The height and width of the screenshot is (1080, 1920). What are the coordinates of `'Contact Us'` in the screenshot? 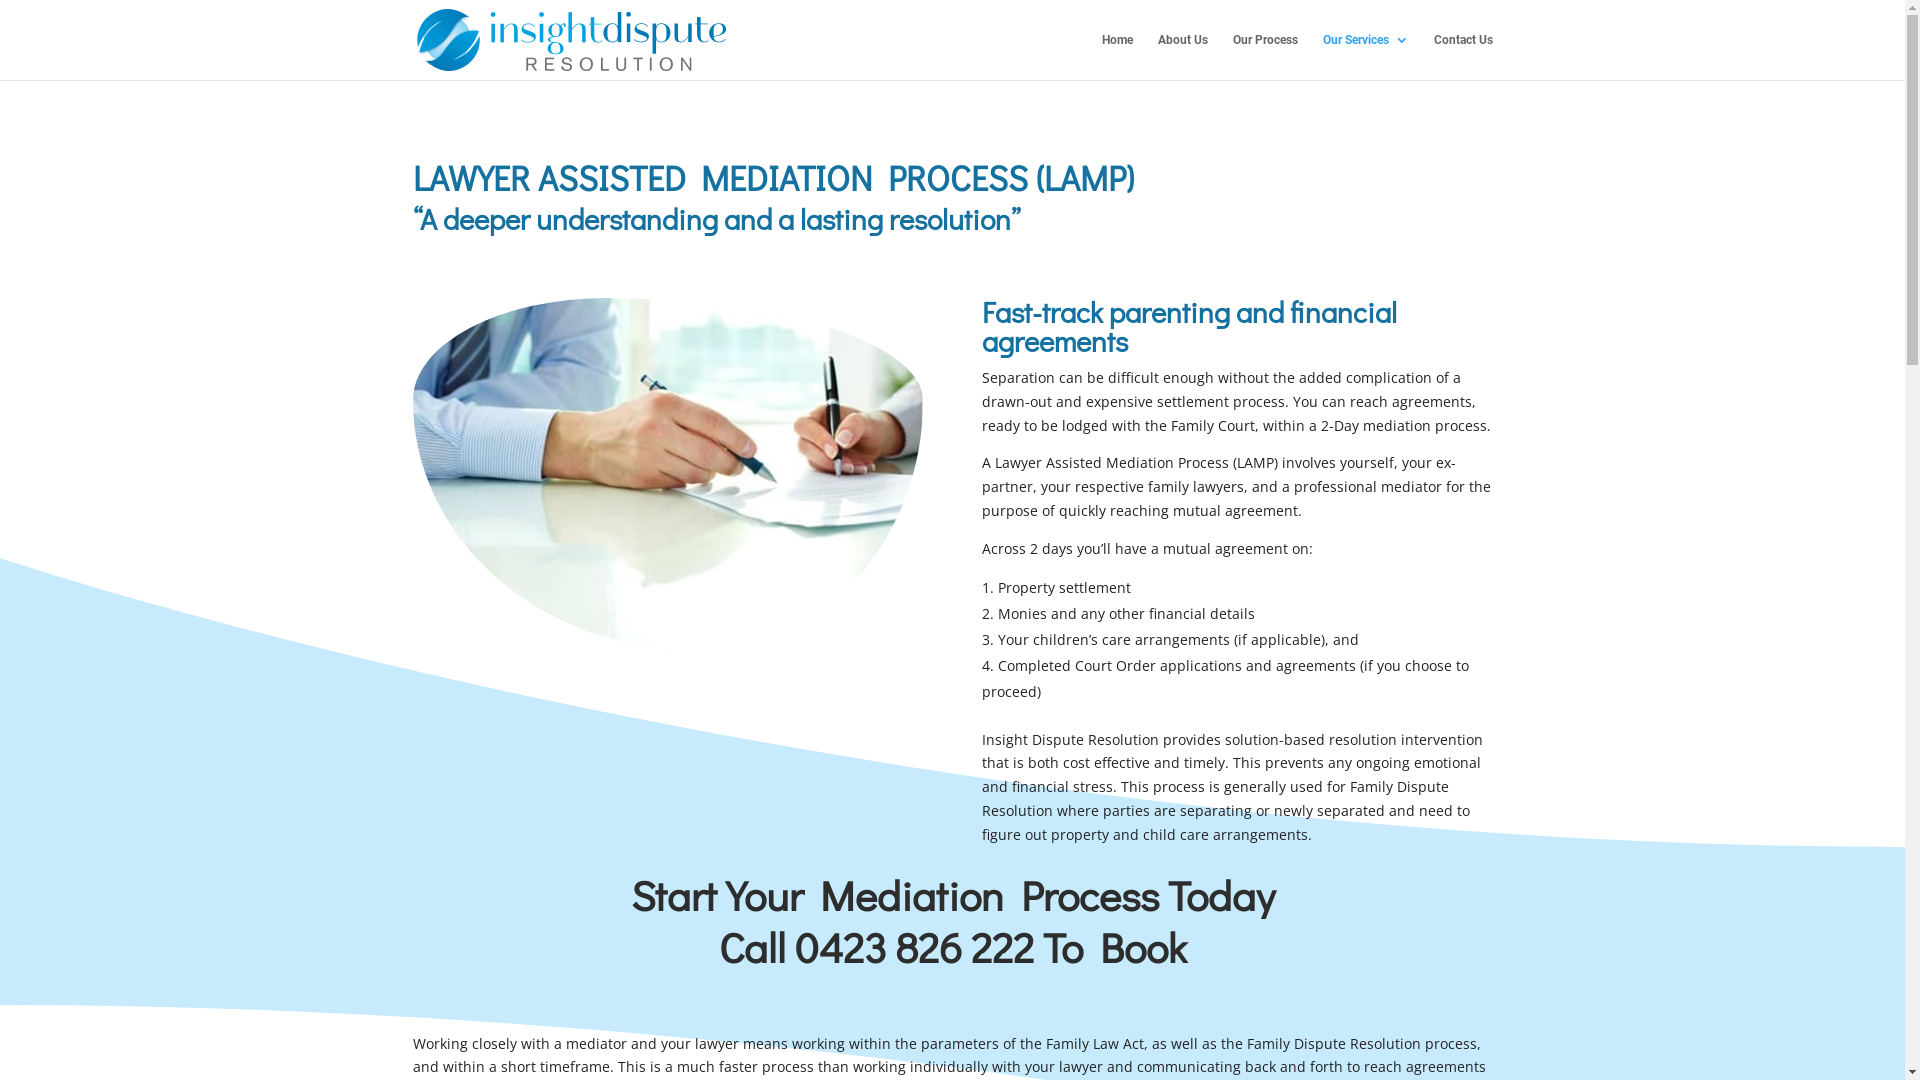 It's located at (1463, 55).